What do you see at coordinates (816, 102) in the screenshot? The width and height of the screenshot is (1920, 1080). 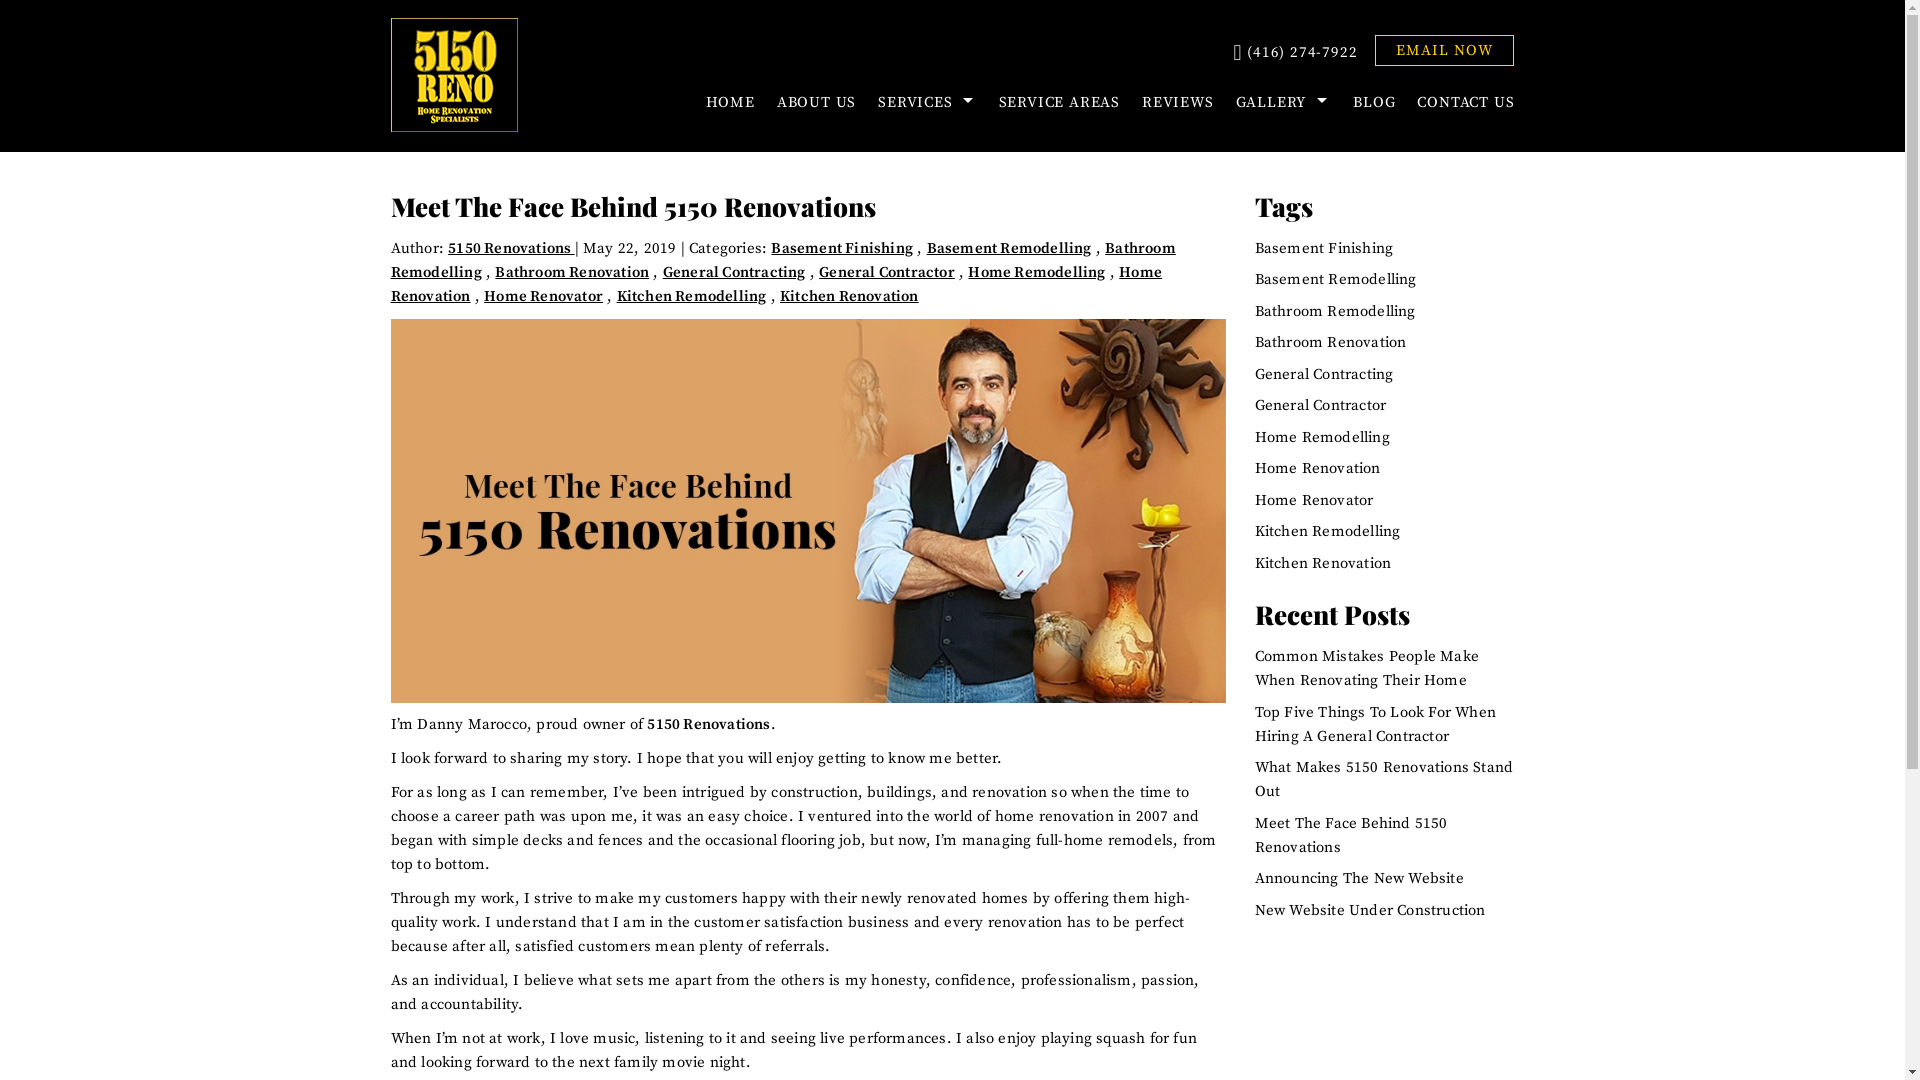 I see `'ABOUT US'` at bounding box center [816, 102].